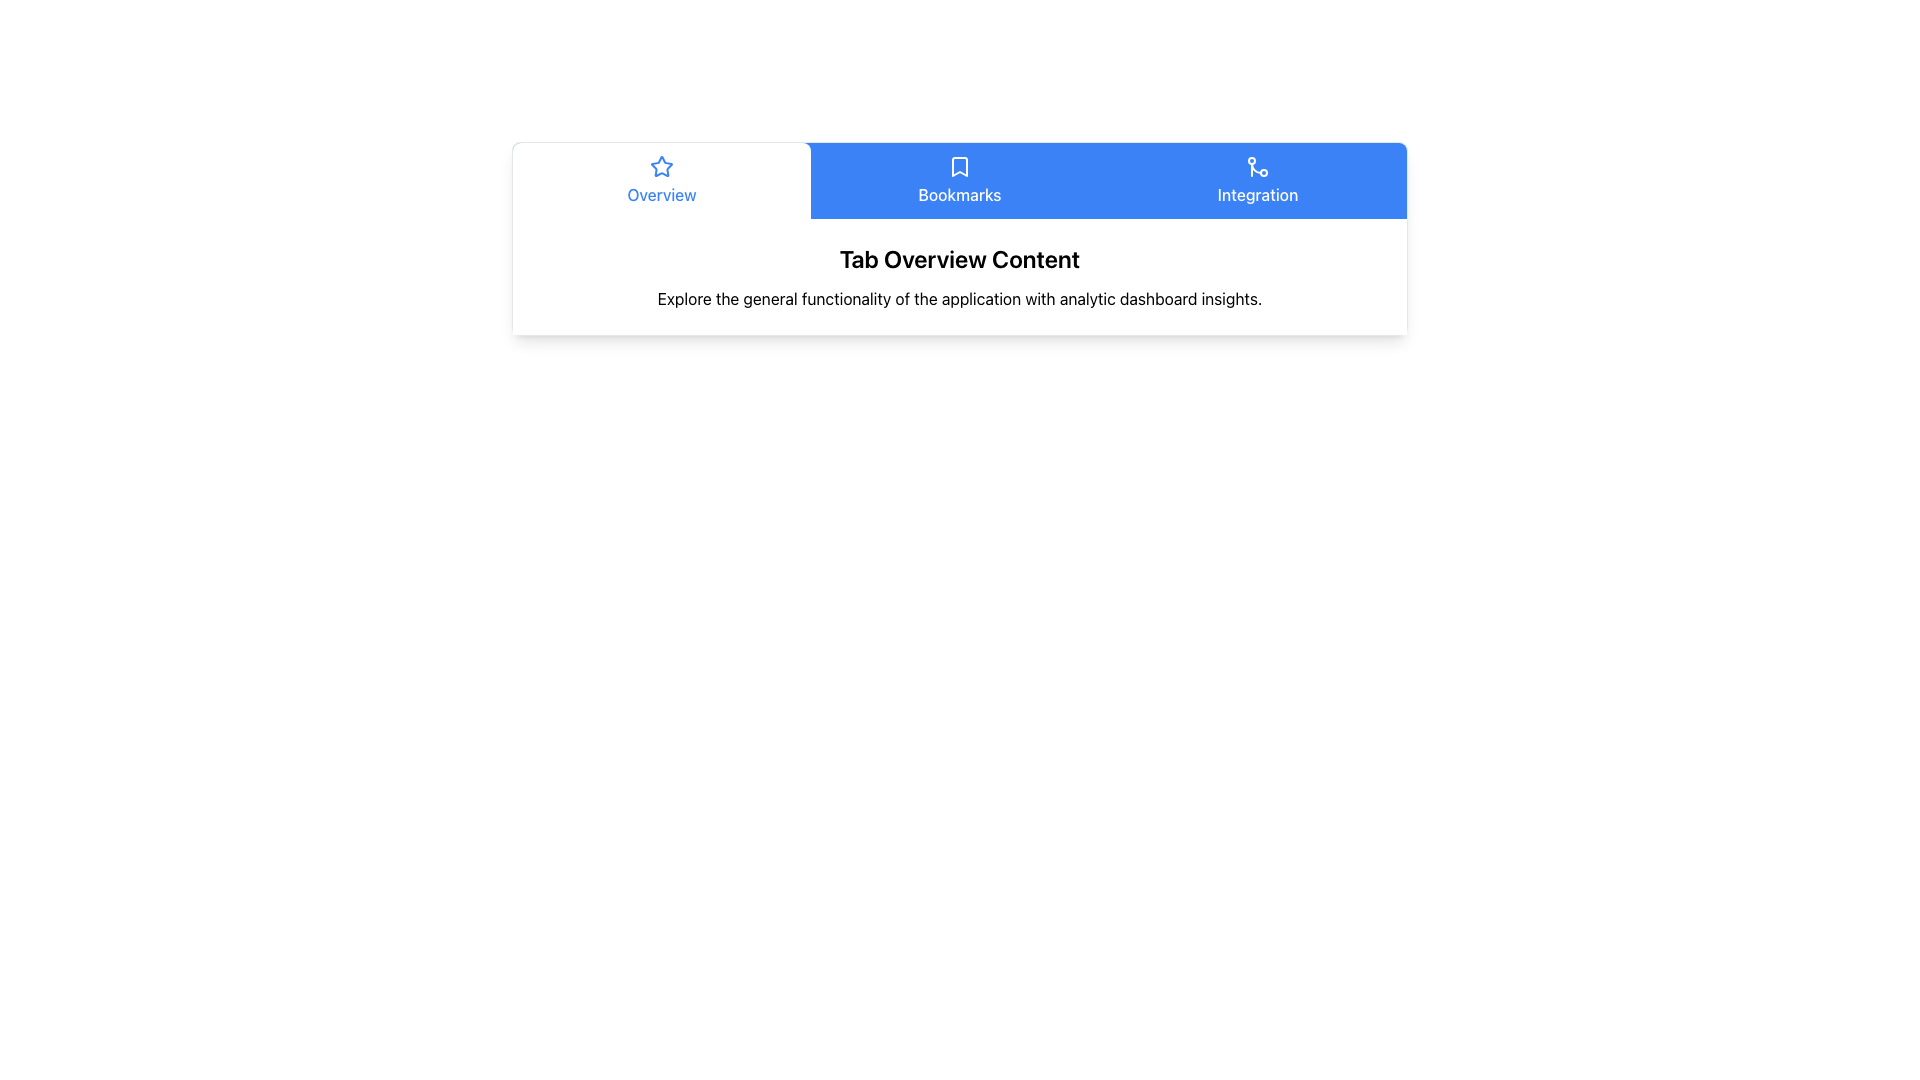 Image resolution: width=1920 pixels, height=1080 pixels. Describe the element at coordinates (960, 299) in the screenshot. I see `information from the text element that states 'Explore the general functionality of the application with analytic dashboard insights.', located below the header 'Tab Overview Content'` at that location.